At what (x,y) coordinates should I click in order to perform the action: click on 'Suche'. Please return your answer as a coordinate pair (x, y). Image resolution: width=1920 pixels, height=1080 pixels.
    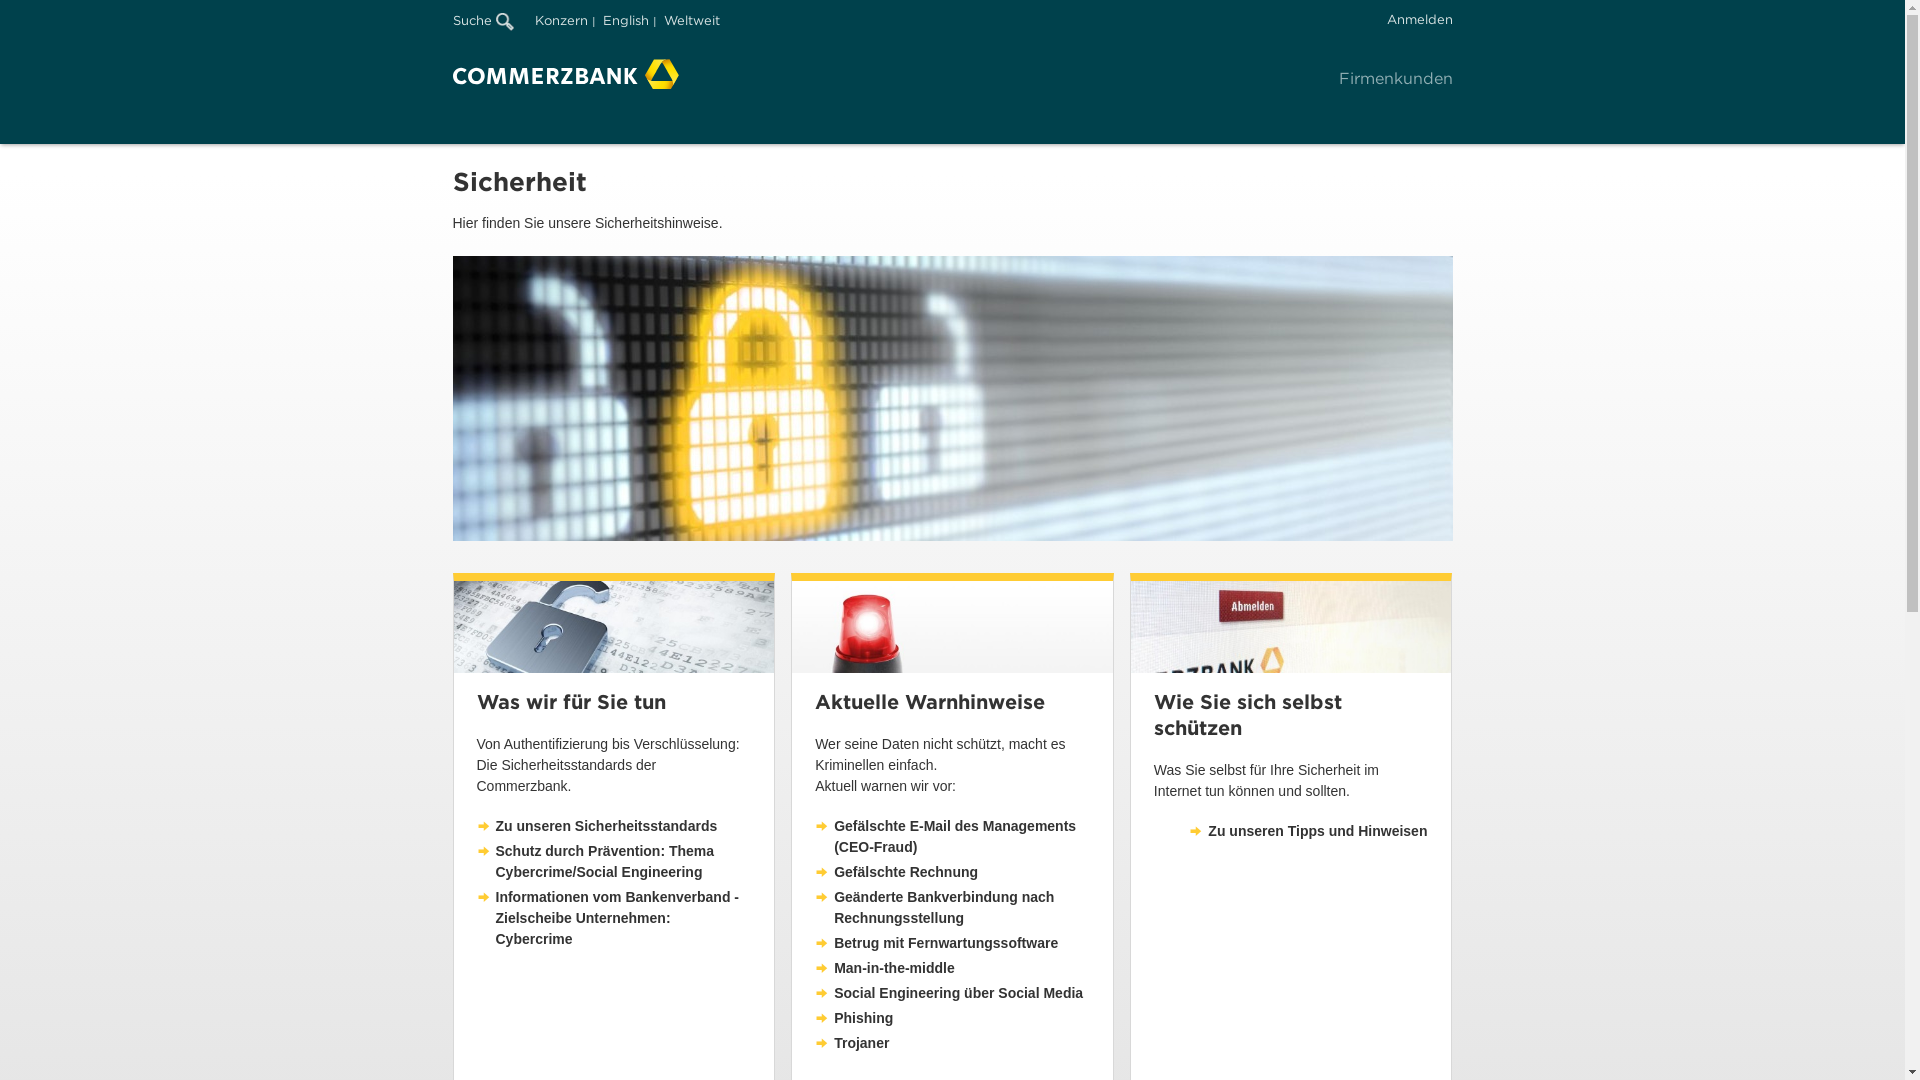
    Looking at the image, I should click on (450, 20).